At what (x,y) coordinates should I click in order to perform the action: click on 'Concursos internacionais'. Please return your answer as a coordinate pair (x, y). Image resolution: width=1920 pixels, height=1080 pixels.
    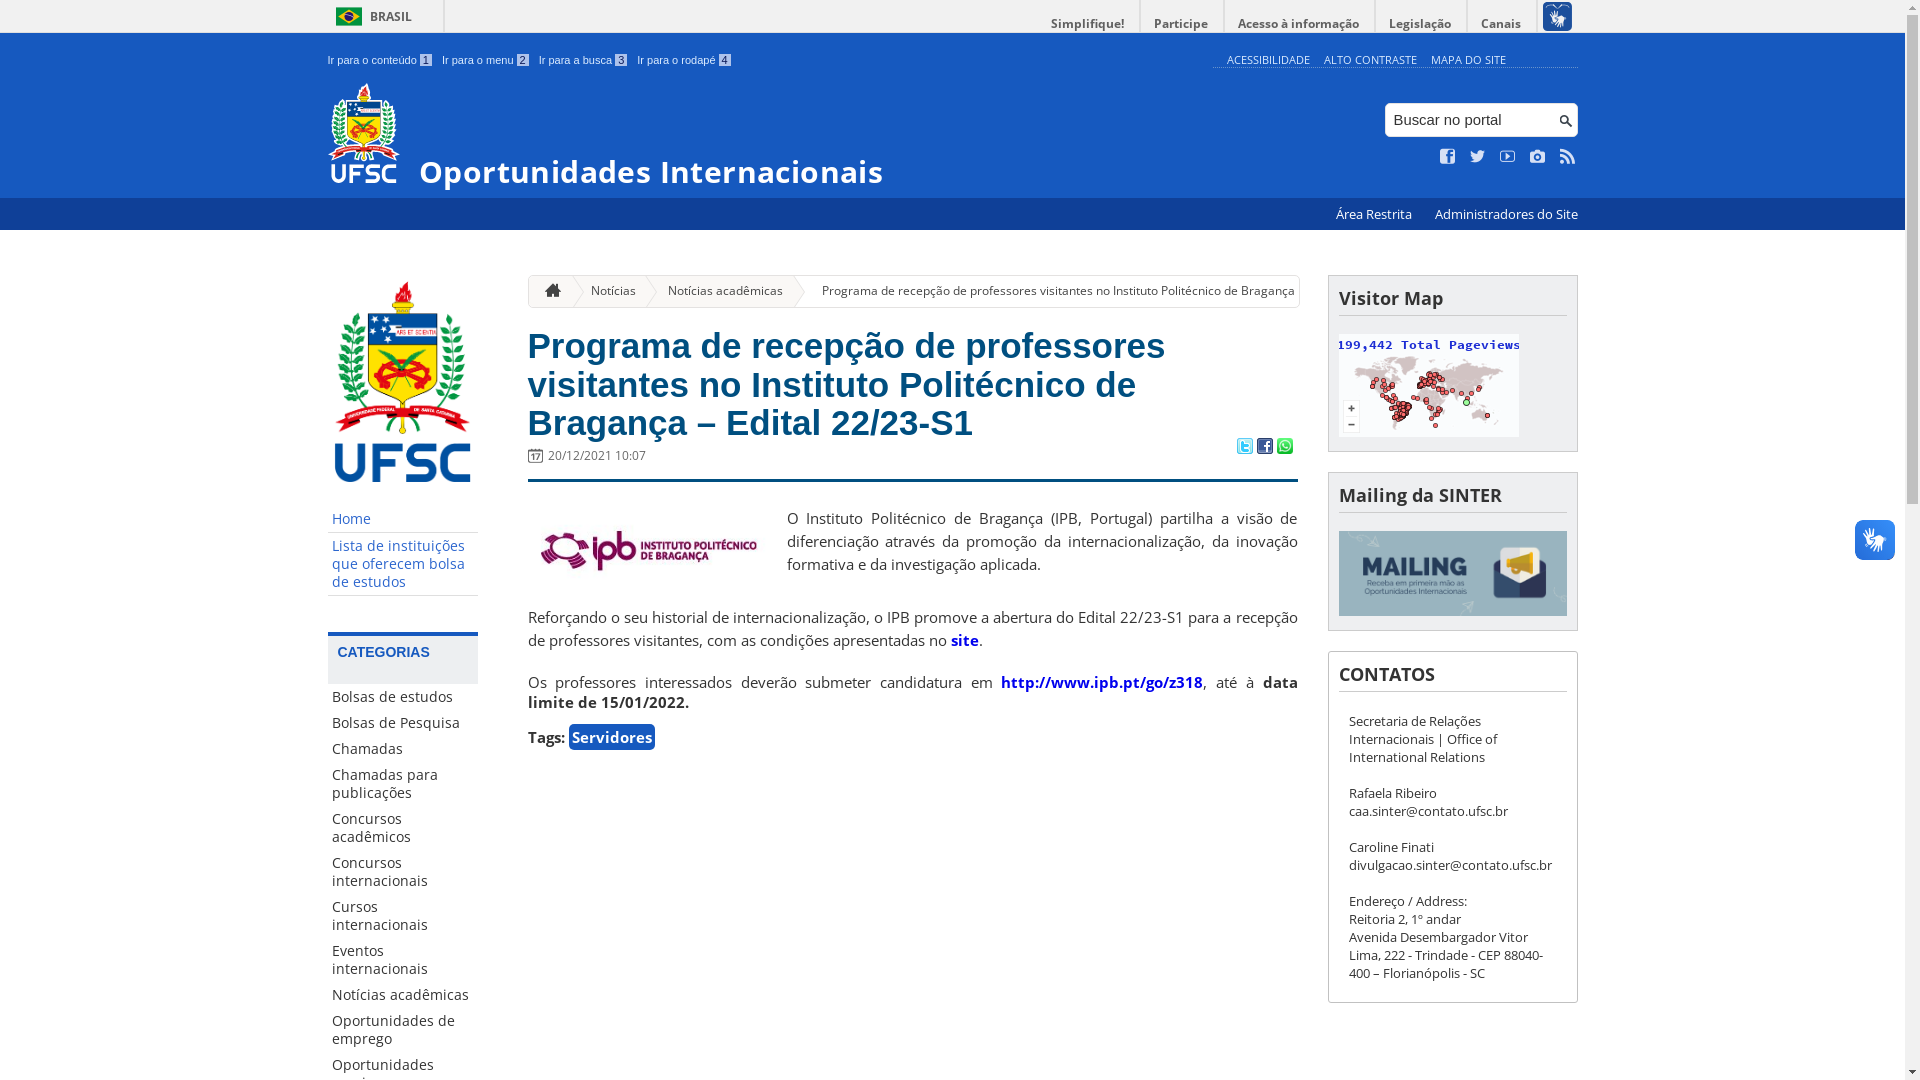
    Looking at the image, I should click on (402, 870).